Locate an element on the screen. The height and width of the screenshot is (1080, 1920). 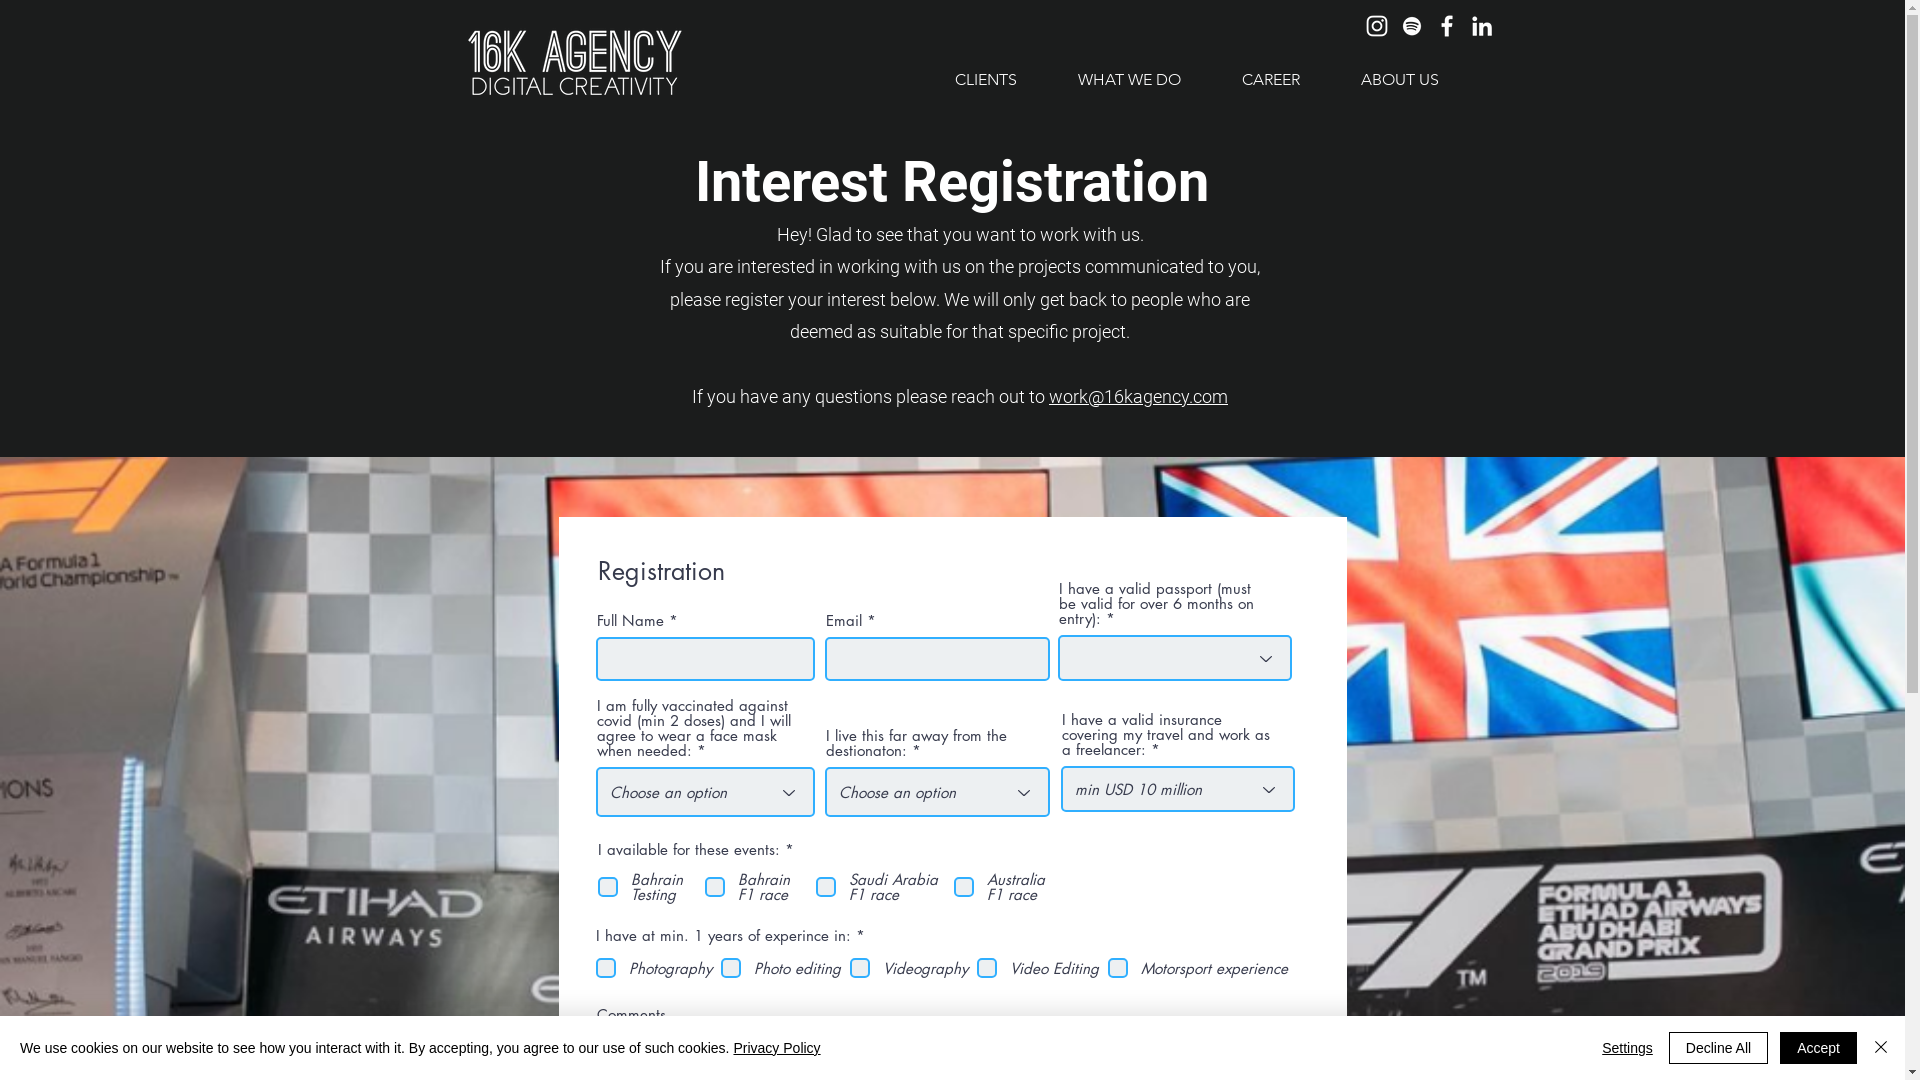
'Accept' is located at coordinates (1818, 1047).